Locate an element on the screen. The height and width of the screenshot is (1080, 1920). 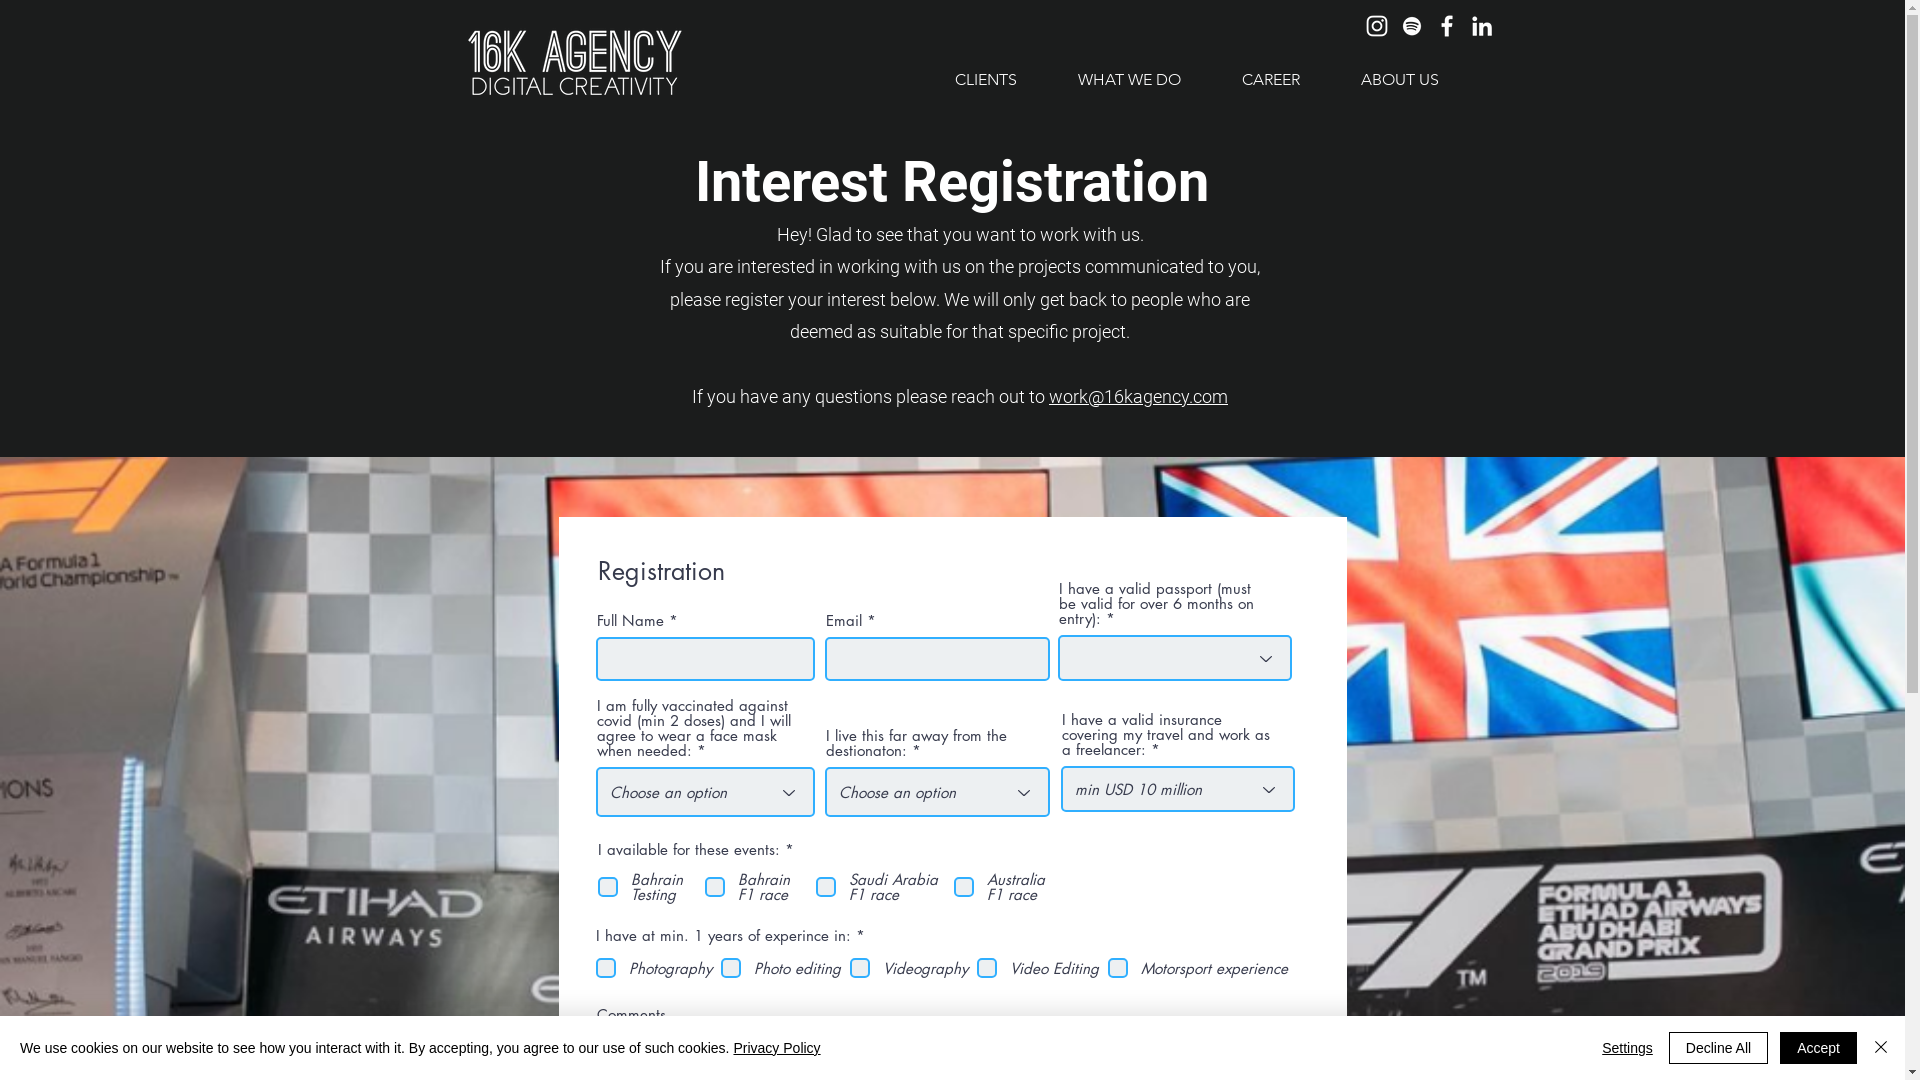
'Accept' is located at coordinates (1818, 1047).